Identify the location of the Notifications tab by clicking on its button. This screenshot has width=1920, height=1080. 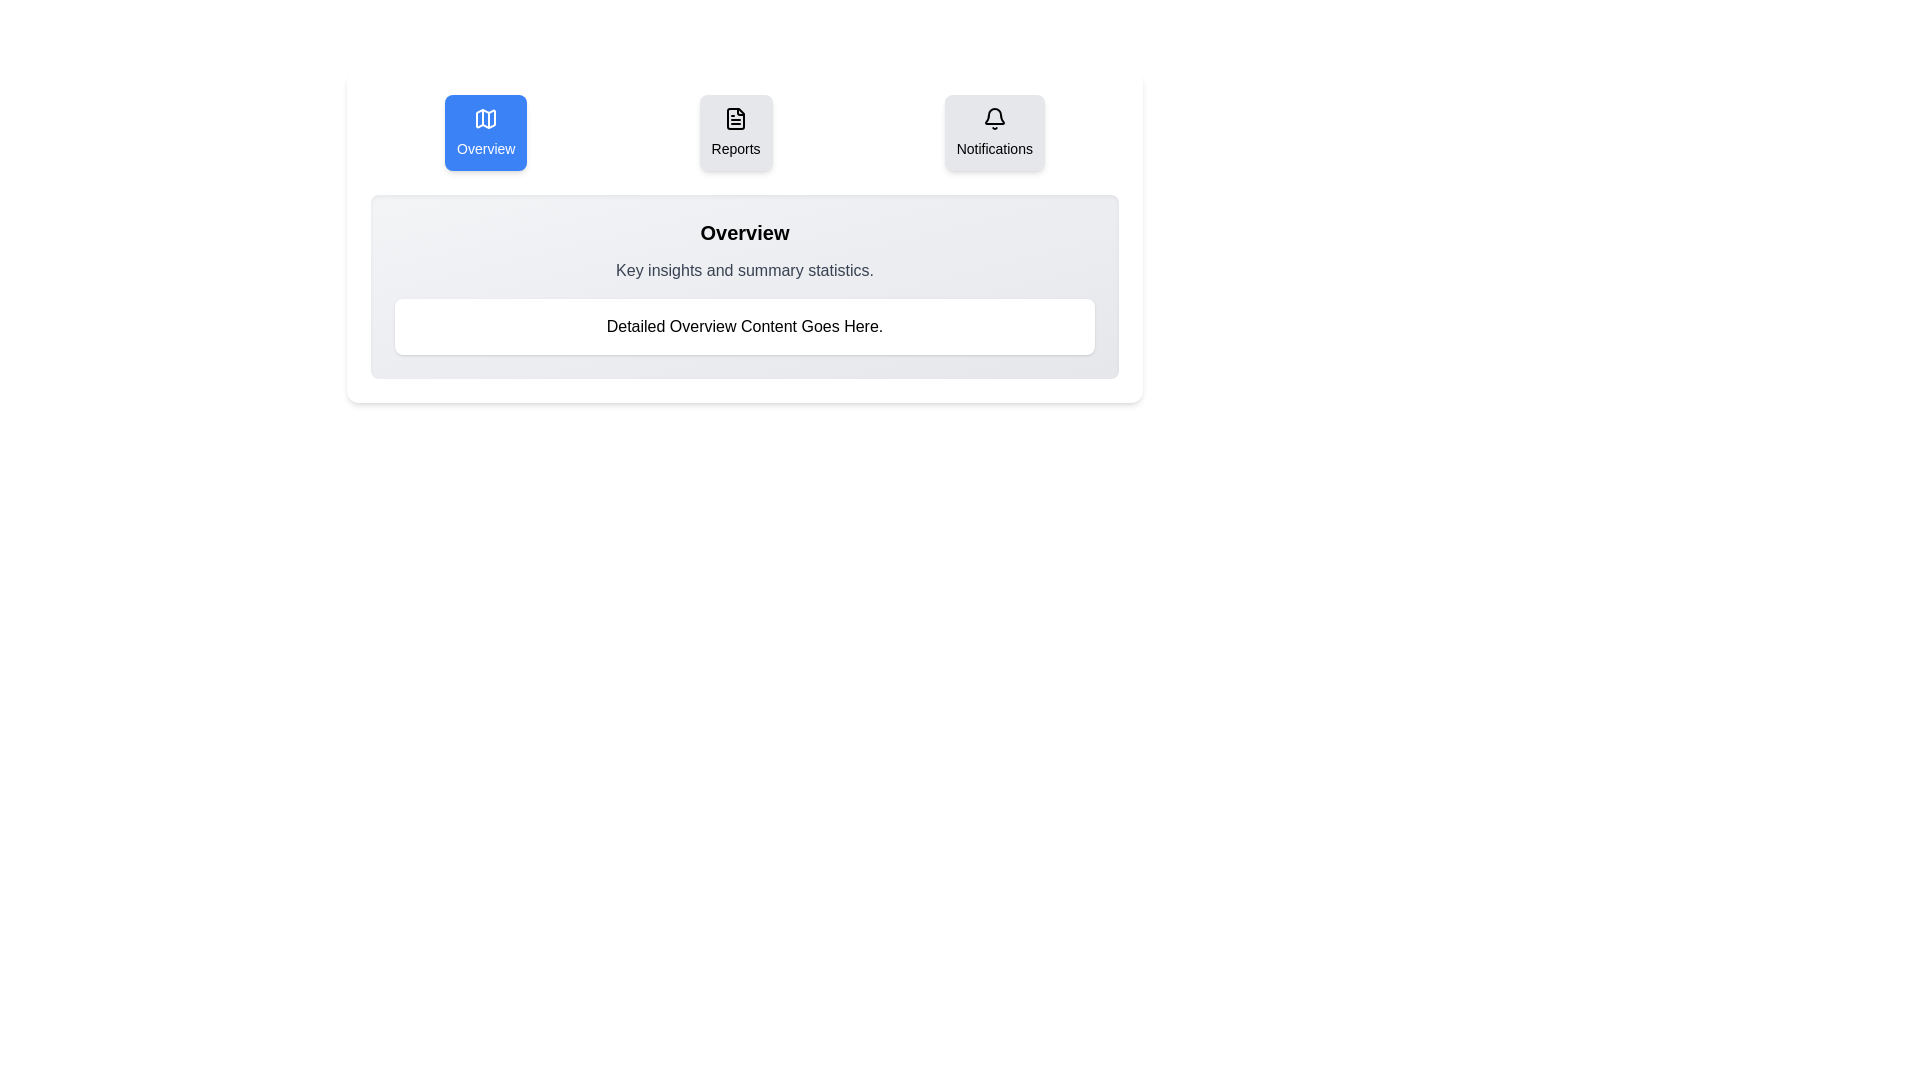
(994, 132).